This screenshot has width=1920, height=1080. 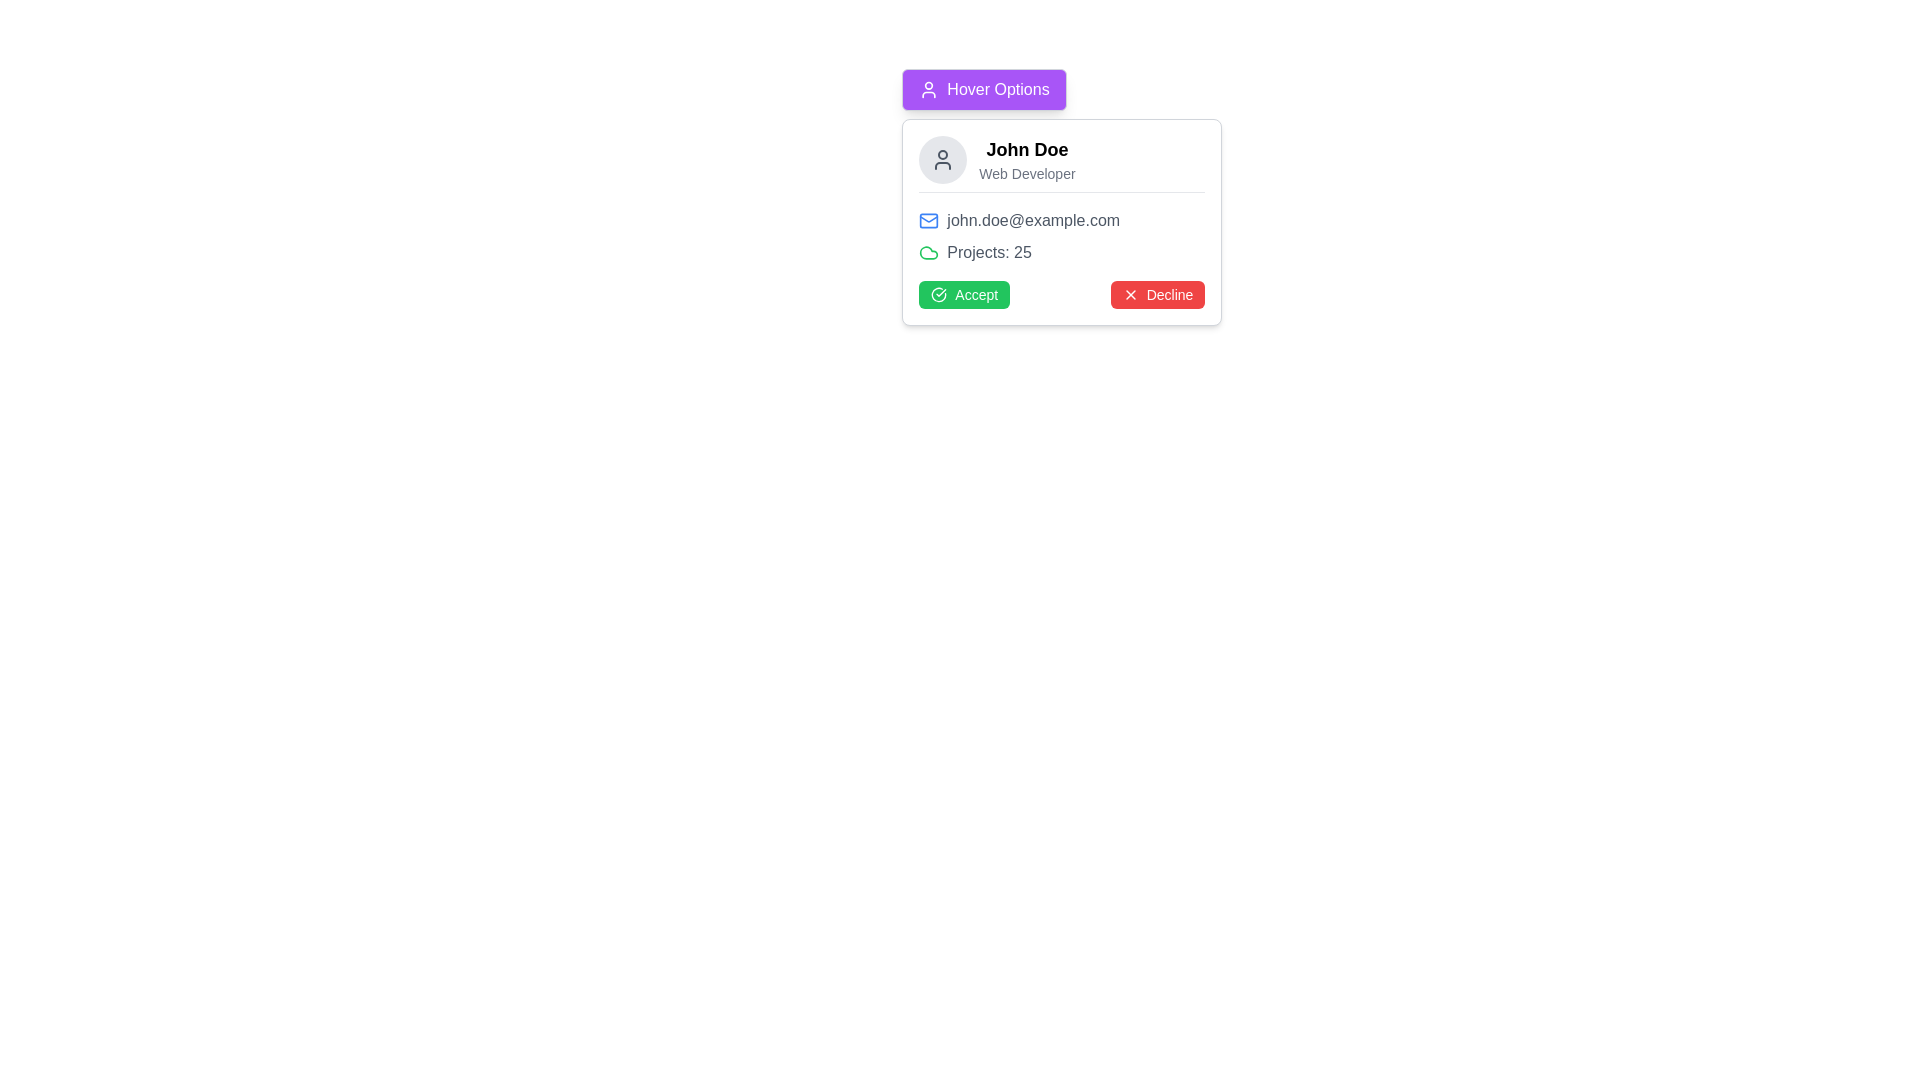 What do you see at coordinates (1157, 294) in the screenshot?
I see `the 'Decline' button, which is a rectangular button with a red background and white text reading 'Decline', located towards the bottom-right of the modal dialog` at bounding box center [1157, 294].